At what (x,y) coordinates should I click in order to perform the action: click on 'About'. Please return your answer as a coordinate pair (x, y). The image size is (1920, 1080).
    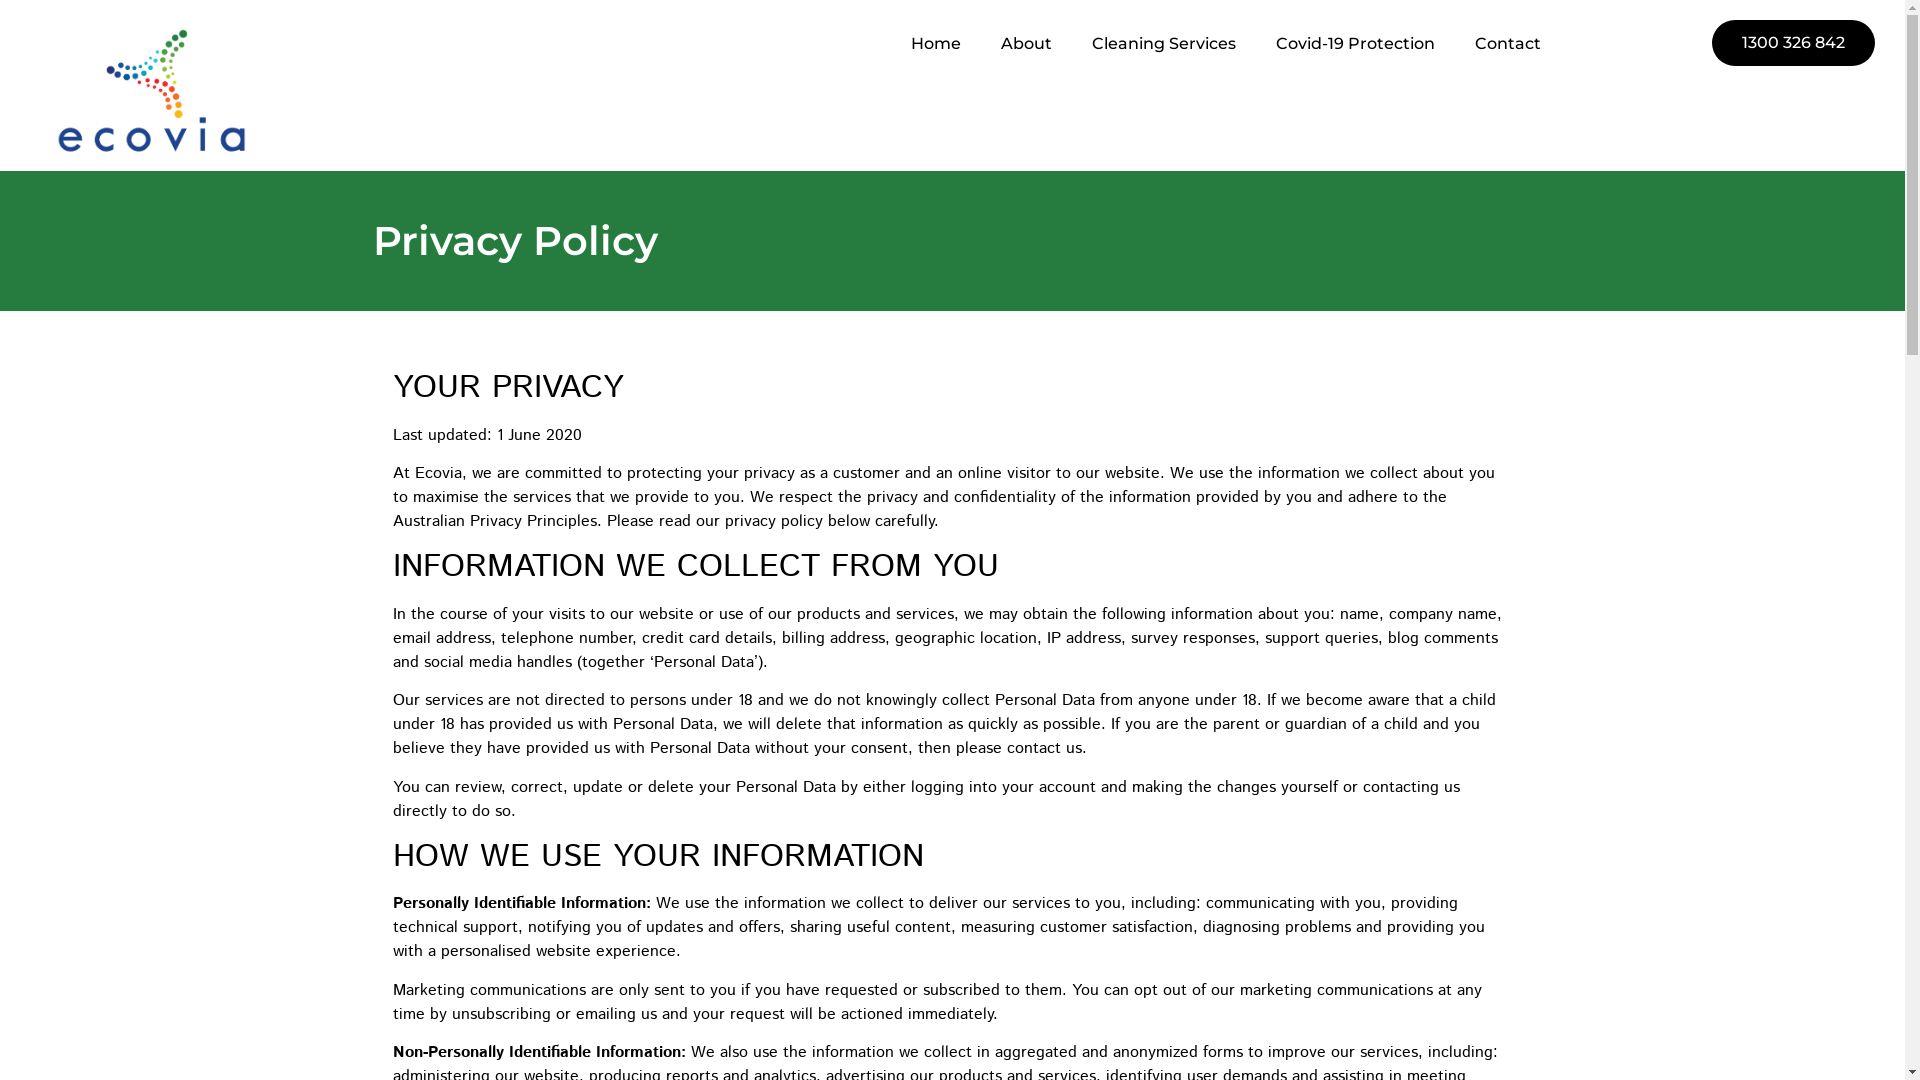
    Looking at the image, I should click on (1026, 43).